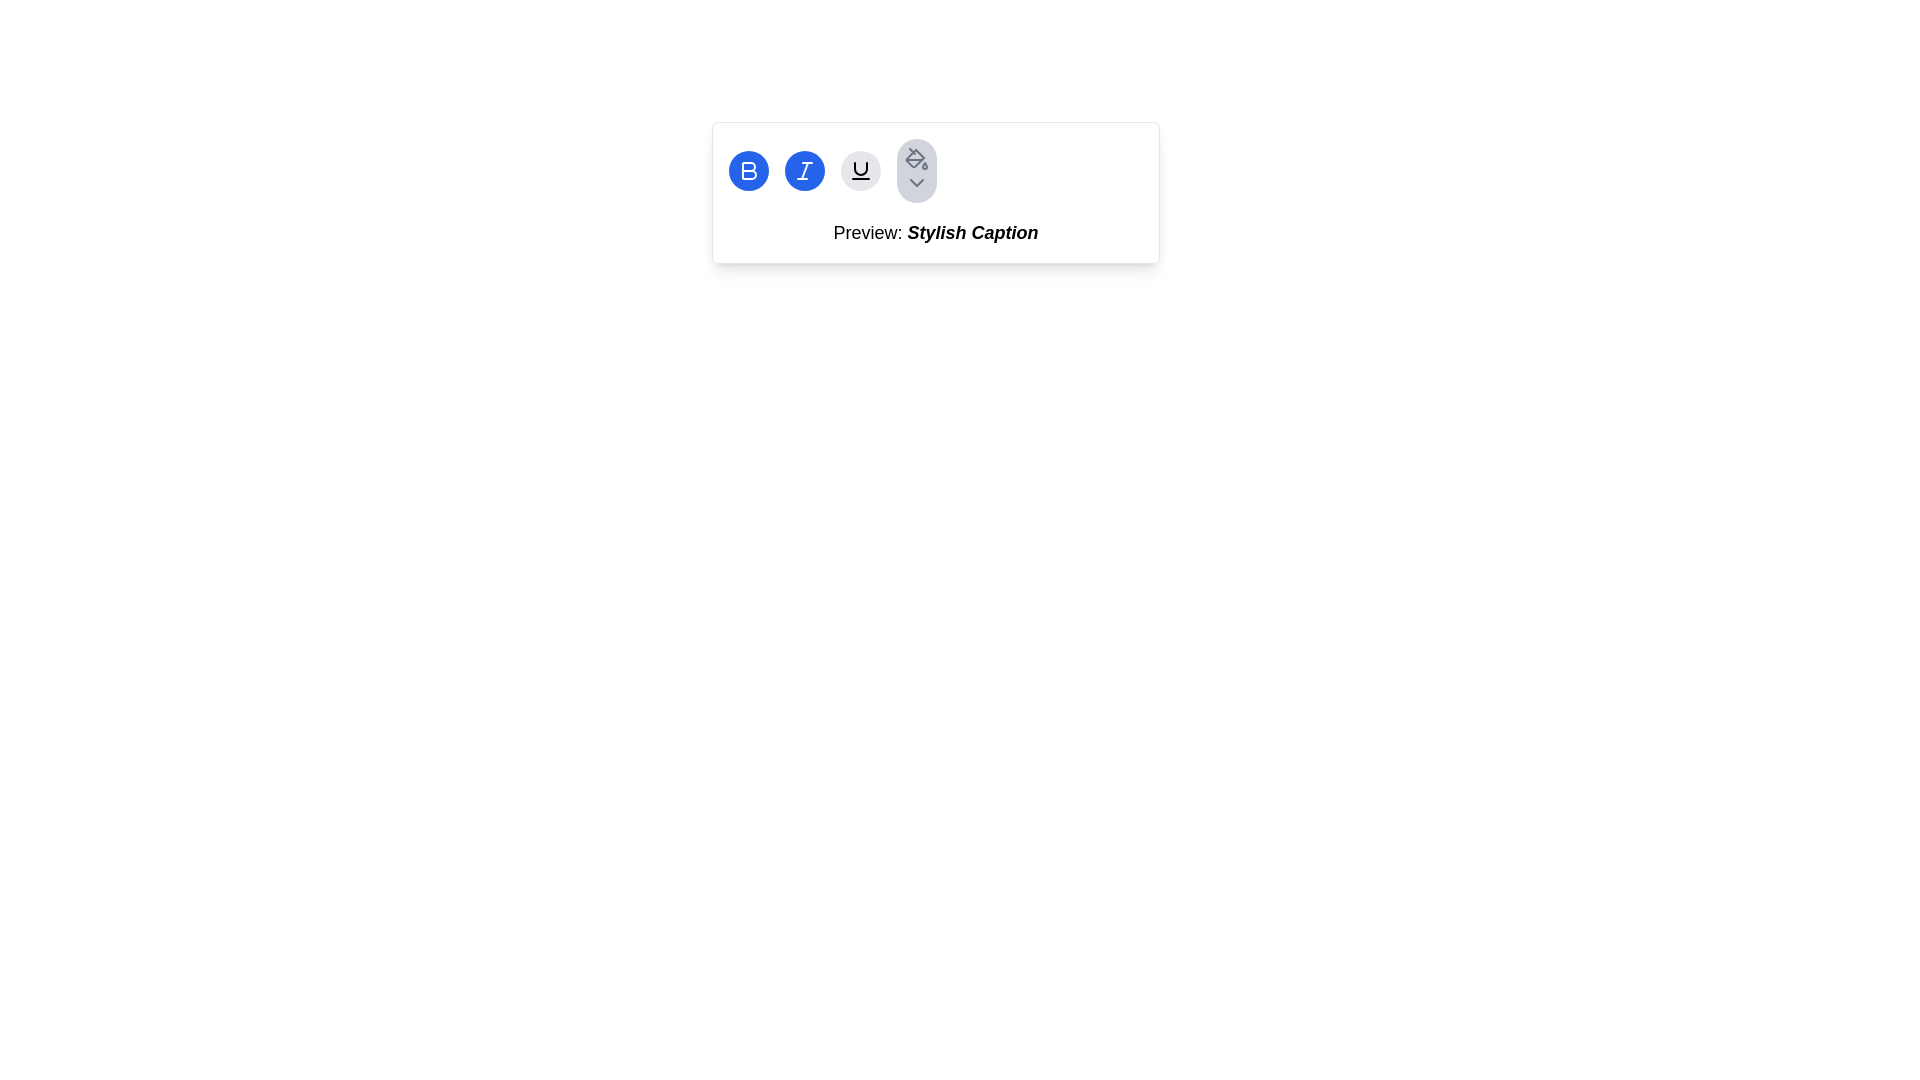 This screenshot has width=1920, height=1080. Describe the element at coordinates (860, 169) in the screenshot. I see `the circular button with a light gray background and an underline text formatting icon` at that location.